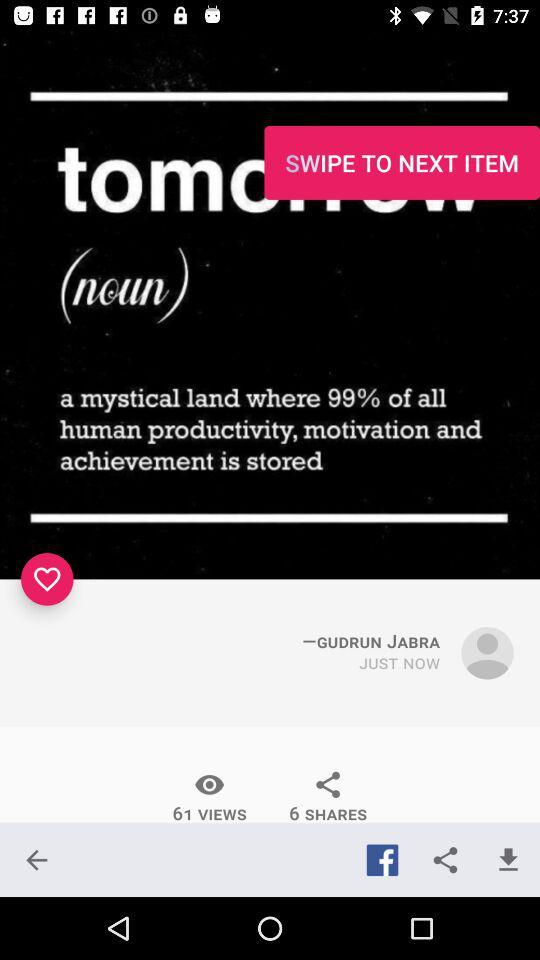 This screenshot has width=540, height=960. Describe the element at coordinates (47, 579) in the screenshot. I see `the favorite icon` at that location.